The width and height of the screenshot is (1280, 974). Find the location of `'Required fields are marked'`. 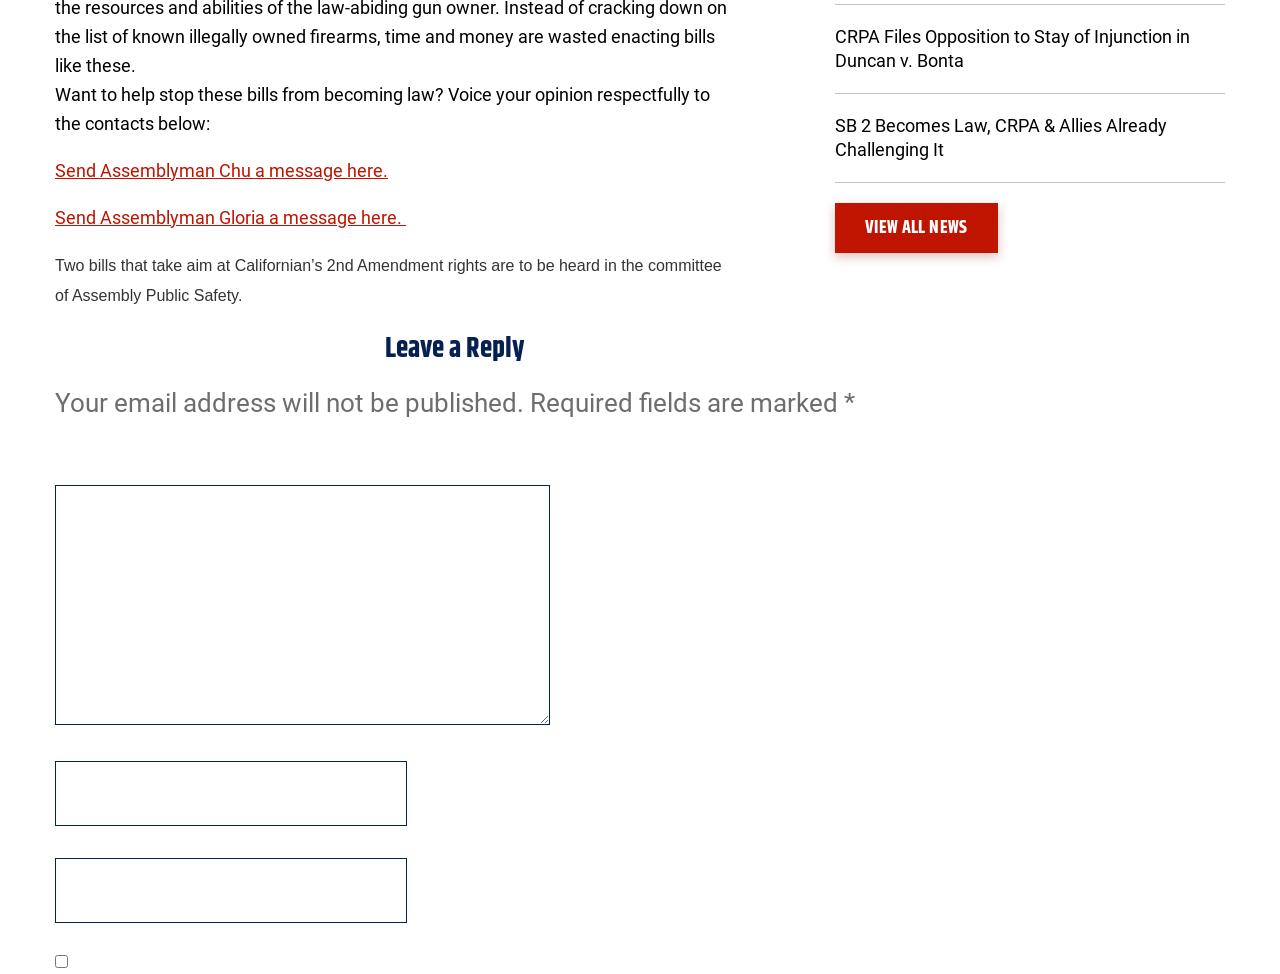

'Required fields are marked' is located at coordinates (686, 401).